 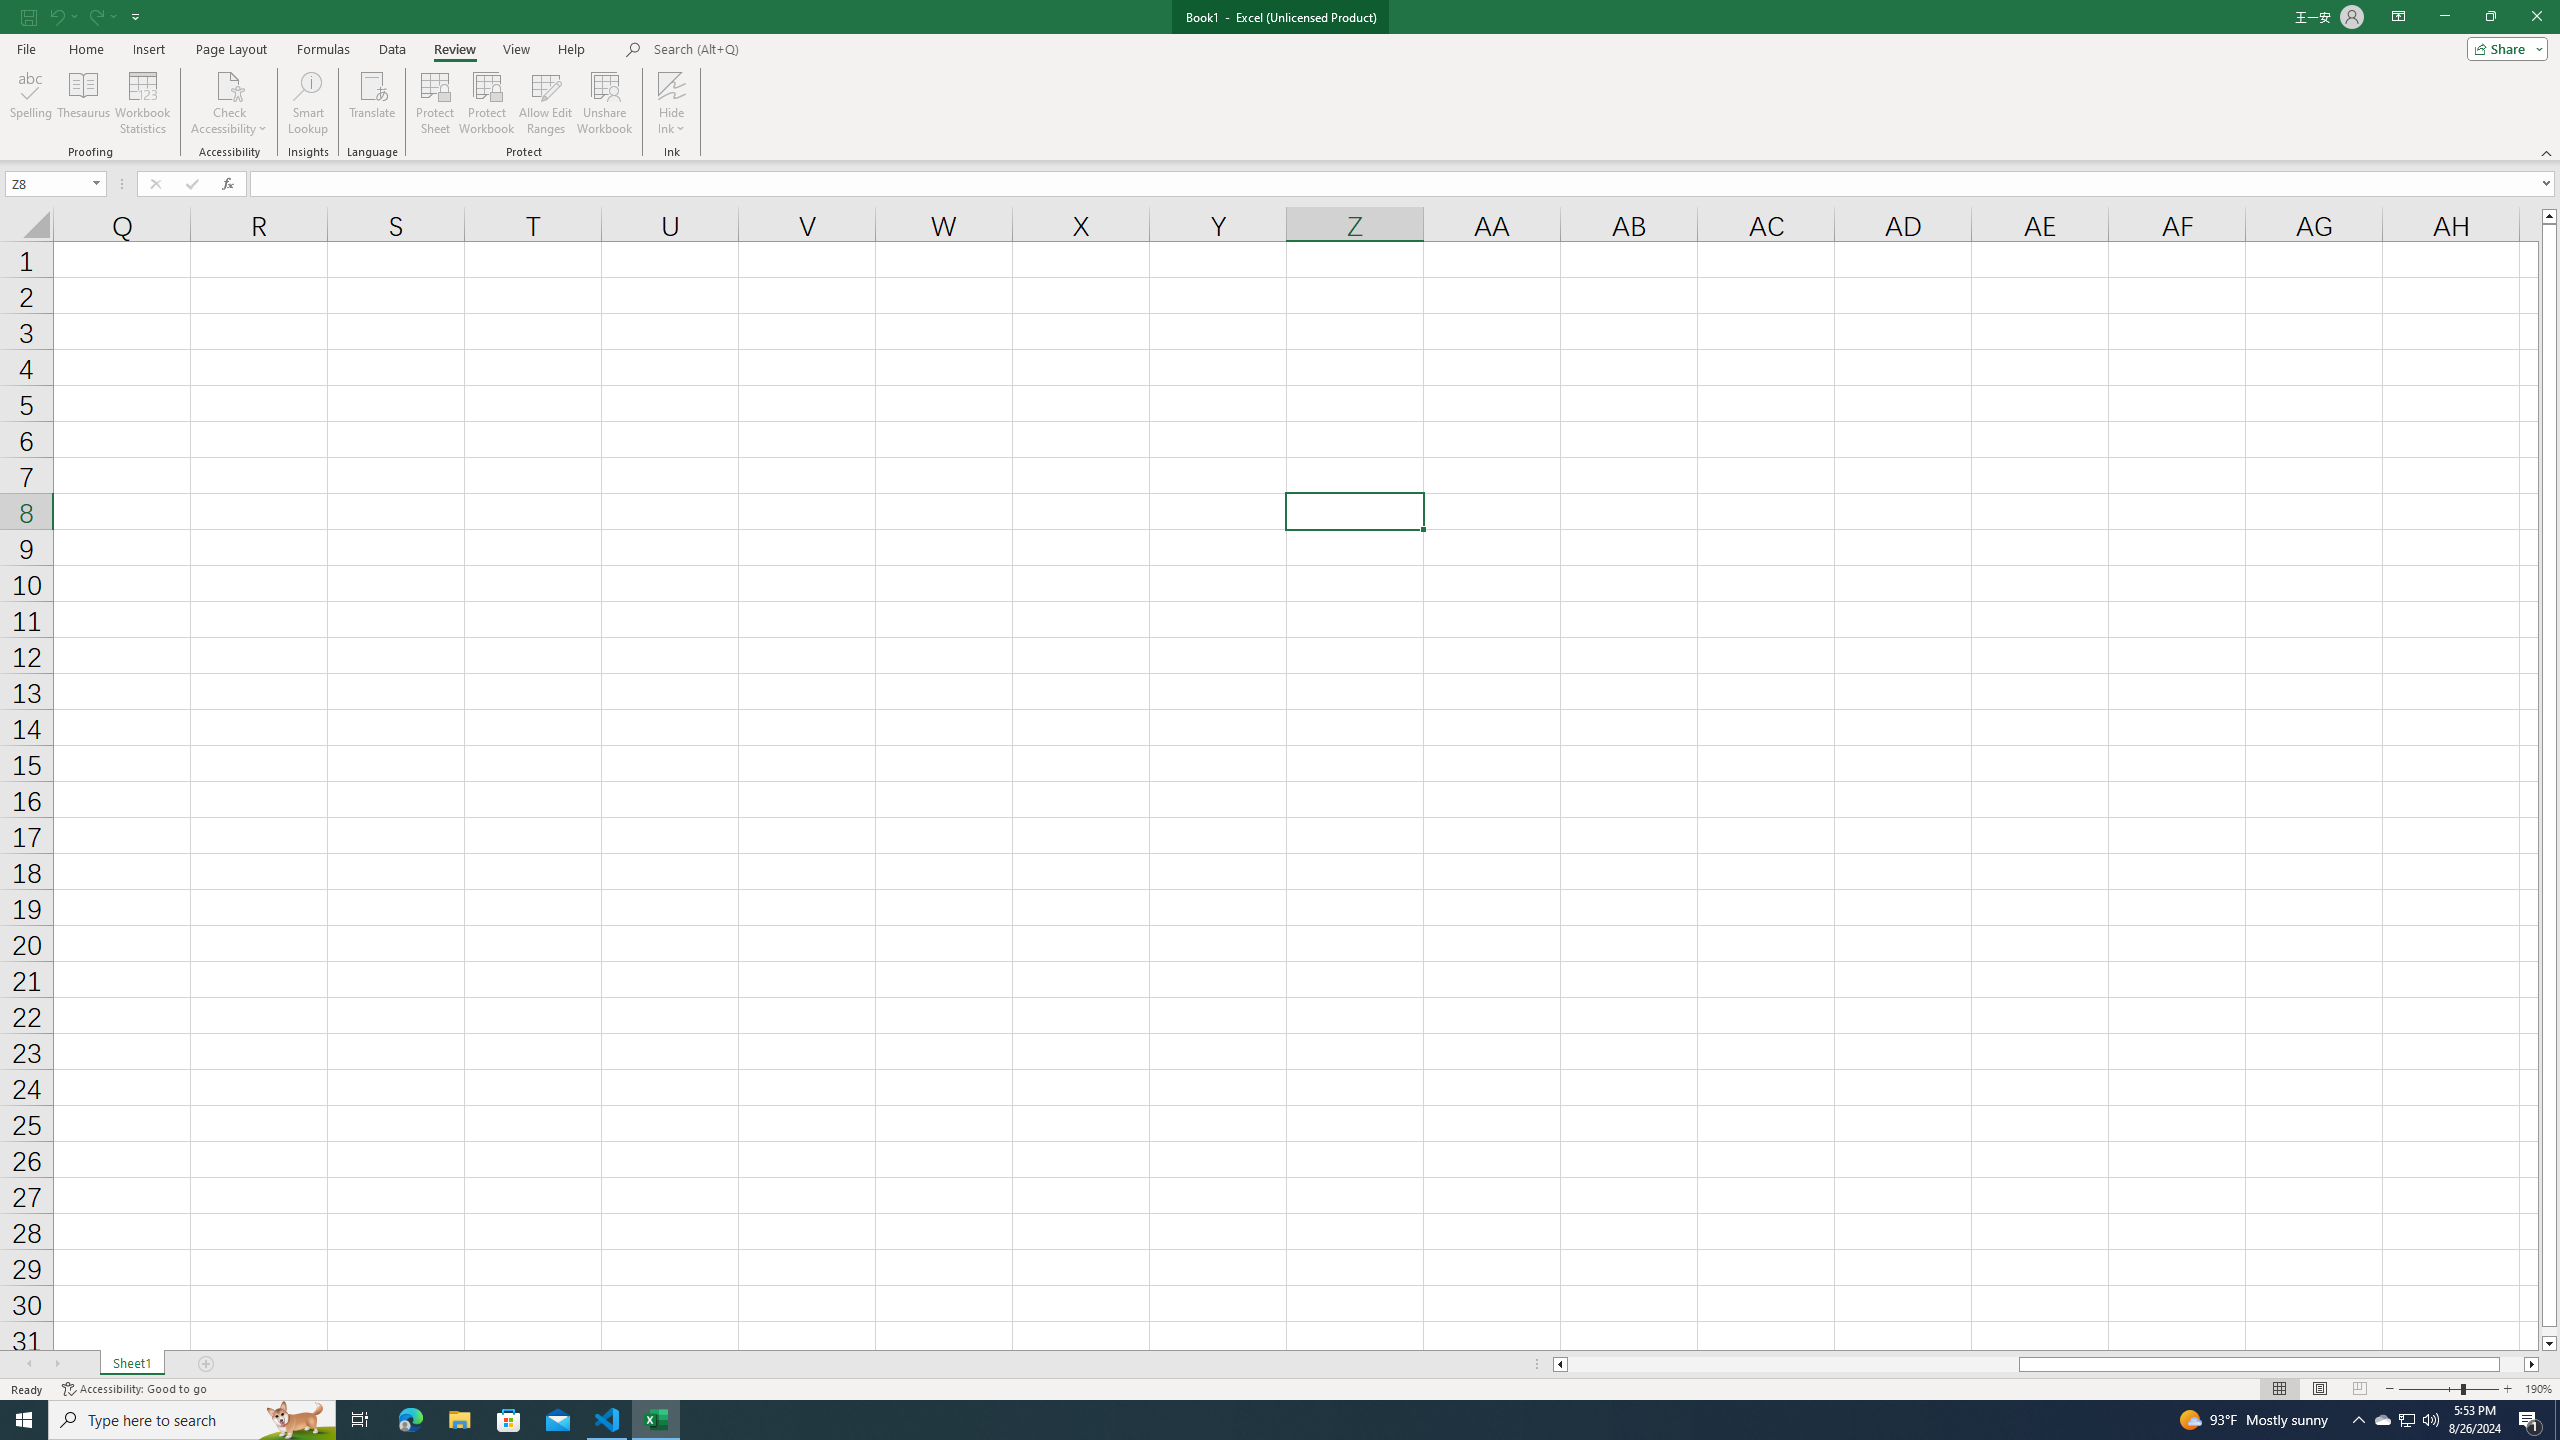 I want to click on 'Smart Lookup', so click(x=307, y=103).